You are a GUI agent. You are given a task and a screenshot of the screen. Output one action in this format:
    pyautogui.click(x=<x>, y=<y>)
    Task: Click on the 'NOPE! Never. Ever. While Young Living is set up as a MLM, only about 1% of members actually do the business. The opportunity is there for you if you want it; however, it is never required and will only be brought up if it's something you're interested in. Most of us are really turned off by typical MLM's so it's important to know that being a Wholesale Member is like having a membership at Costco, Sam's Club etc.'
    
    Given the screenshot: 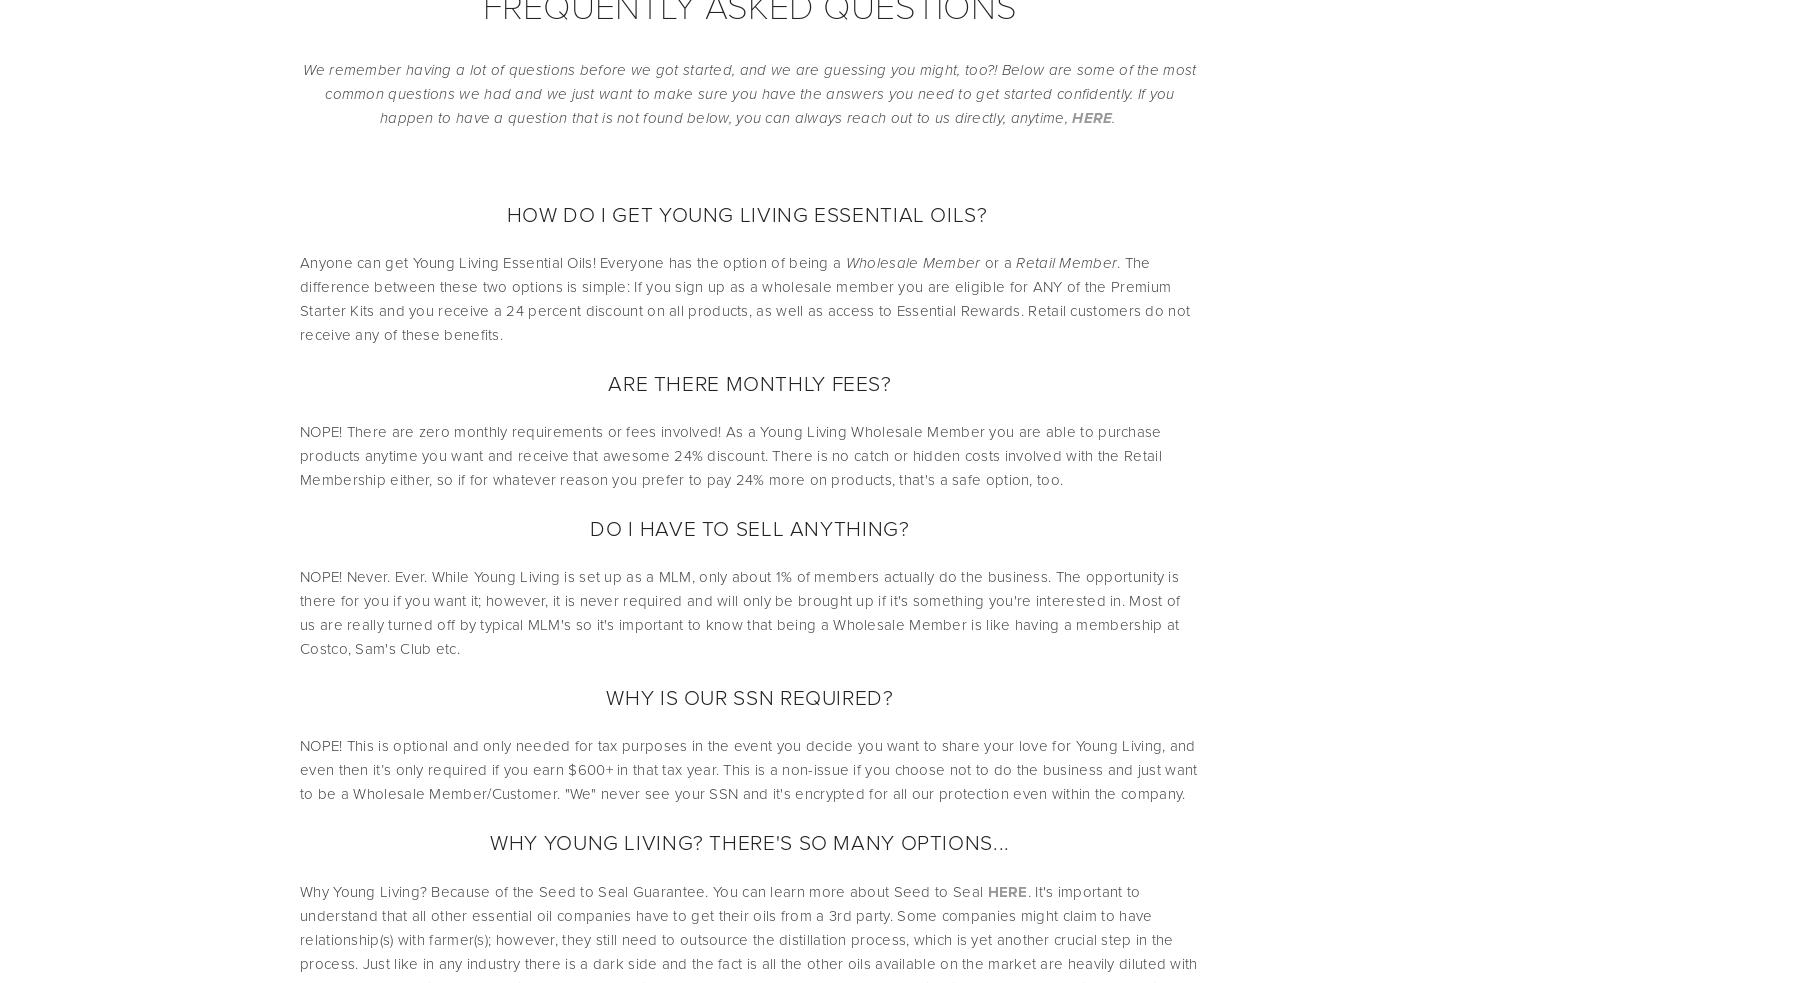 What is the action you would take?
    pyautogui.click(x=740, y=612)
    